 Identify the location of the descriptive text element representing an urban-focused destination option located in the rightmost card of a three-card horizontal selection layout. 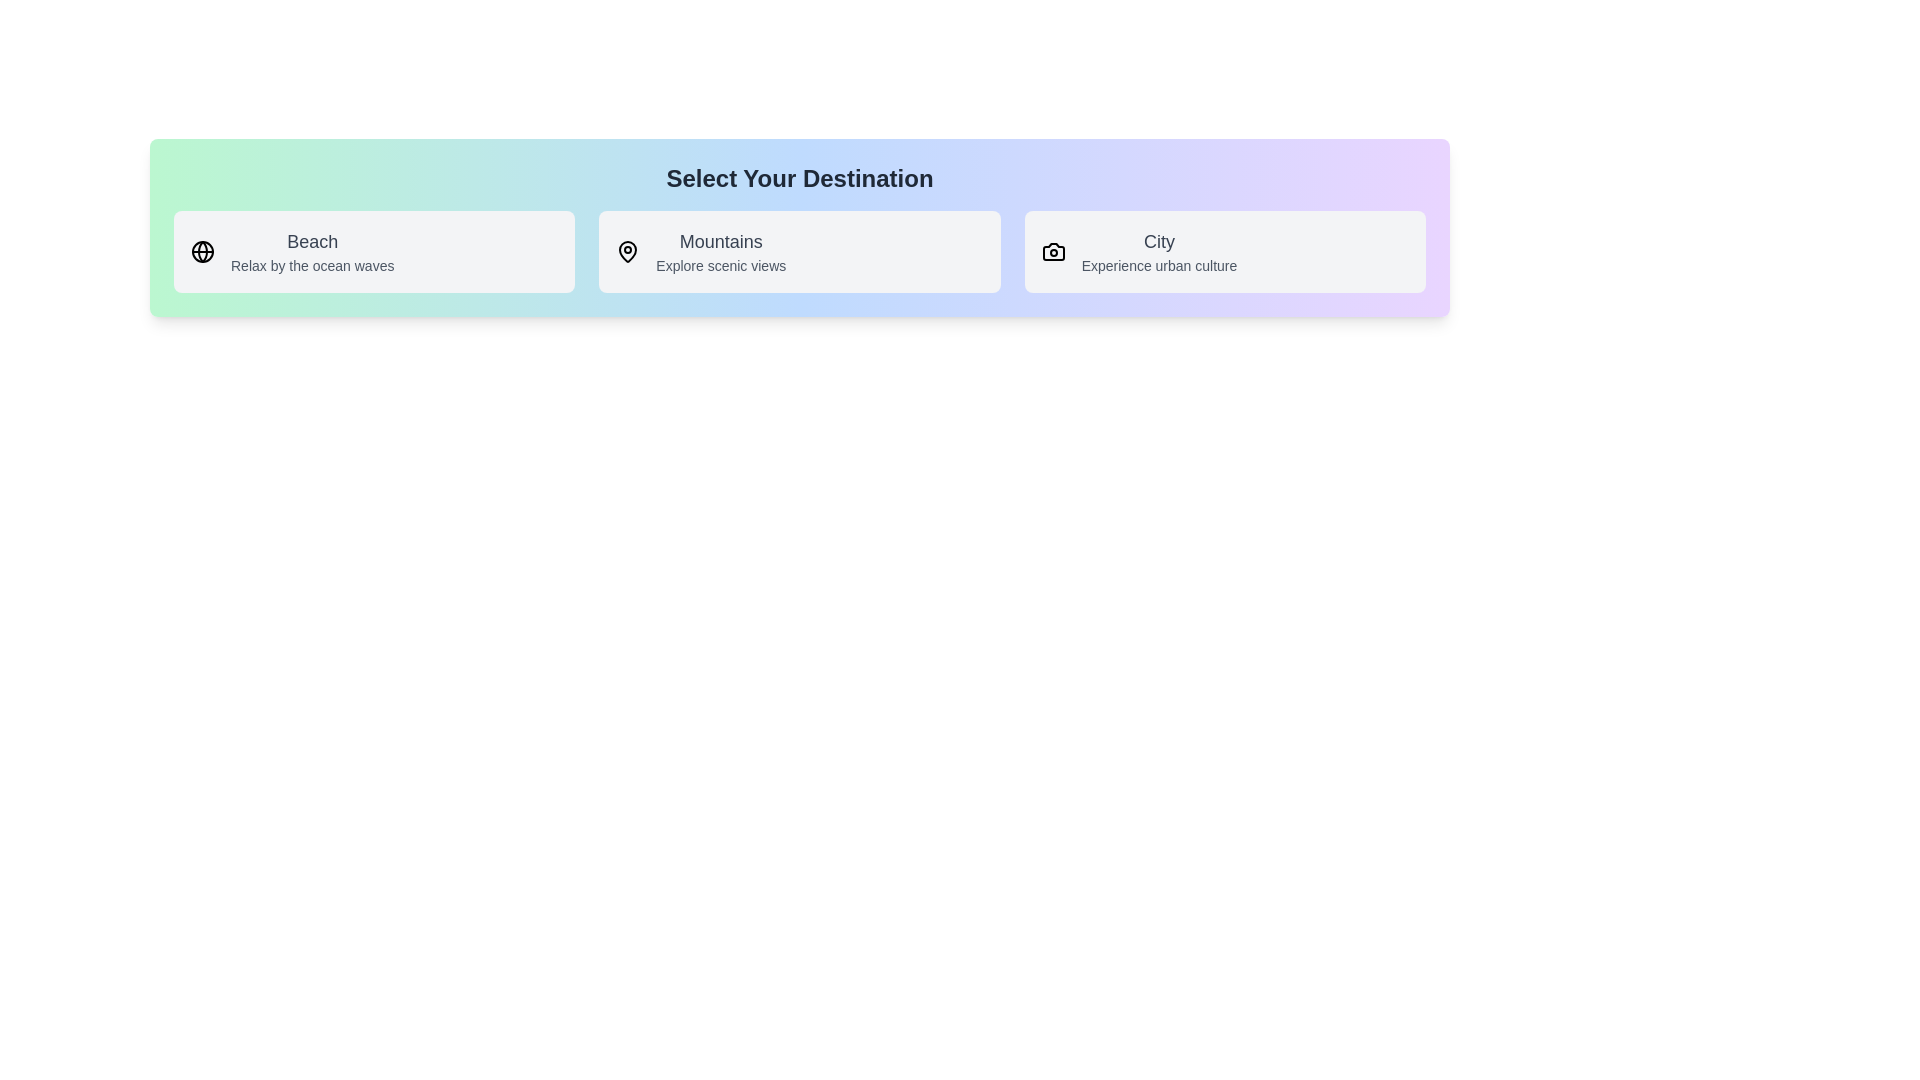
(1159, 250).